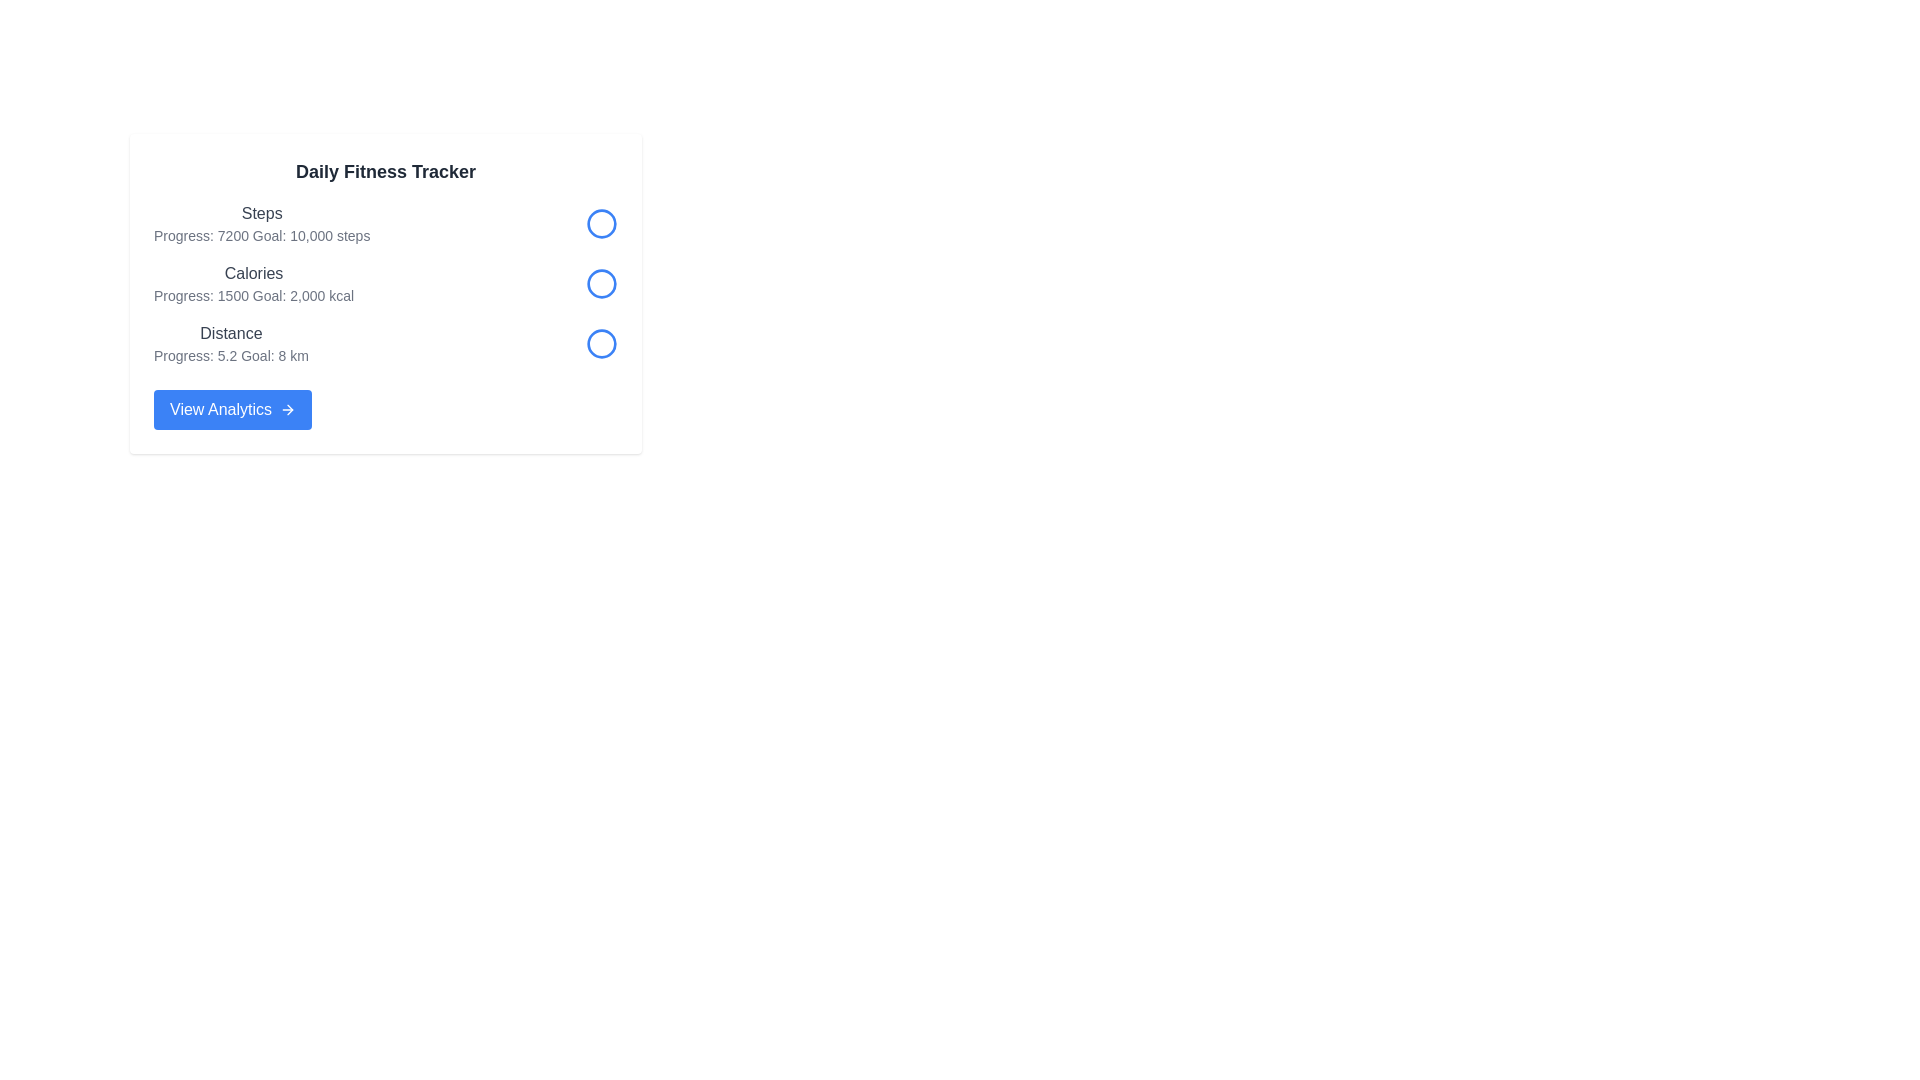  Describe the element at coordinates (261, 213) in the screenshot. I see `the header text 'Steps' which is styled with a medium font weight and gray color, positioned at the top of the progress description section` at that location.